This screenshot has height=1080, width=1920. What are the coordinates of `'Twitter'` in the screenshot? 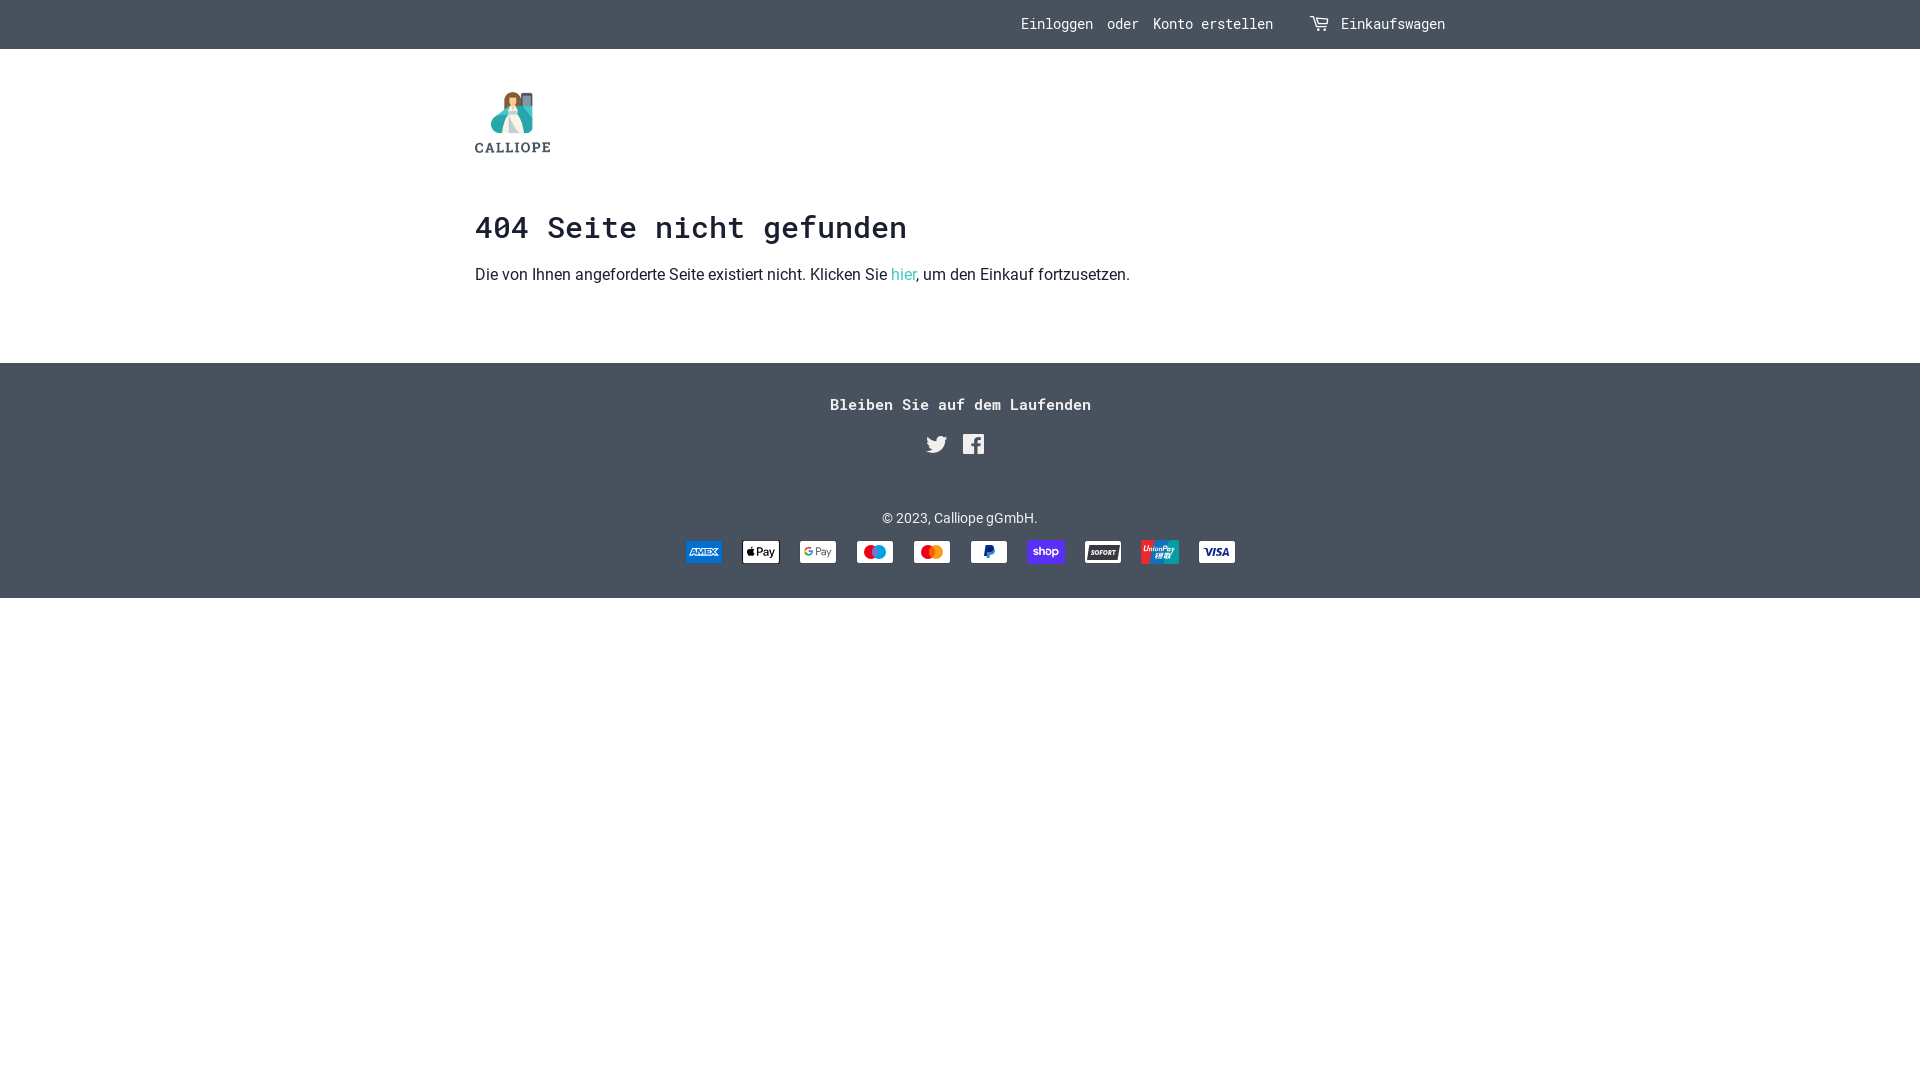 It's located at (935, 446).